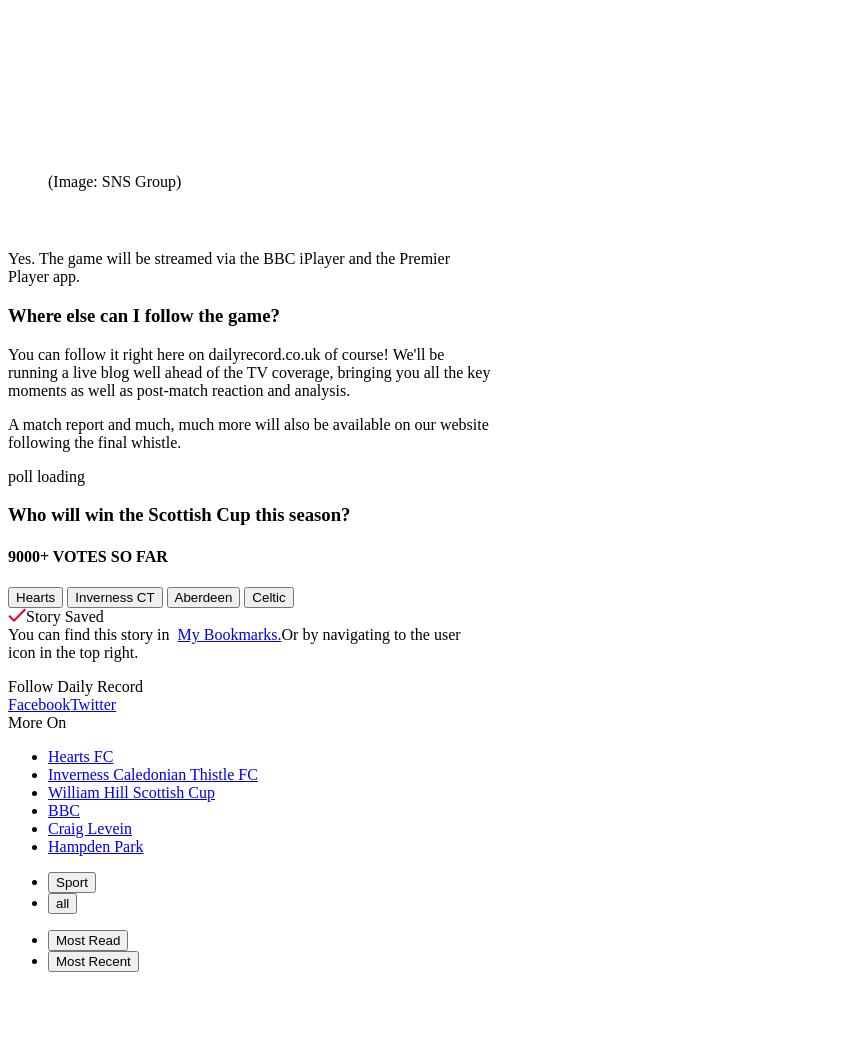 The width and height of the screenshot is (858, 1046). What do you see at coordinates (247, 371) in the screenshot?
I see `'You can follow it right here on dailyrecord.co.uk of course! We'll be running a live blog well ahead of the TV coverage, bringing you all the key moments as well as post-match reaction and analysis.'` at bounding box center [247, 371].